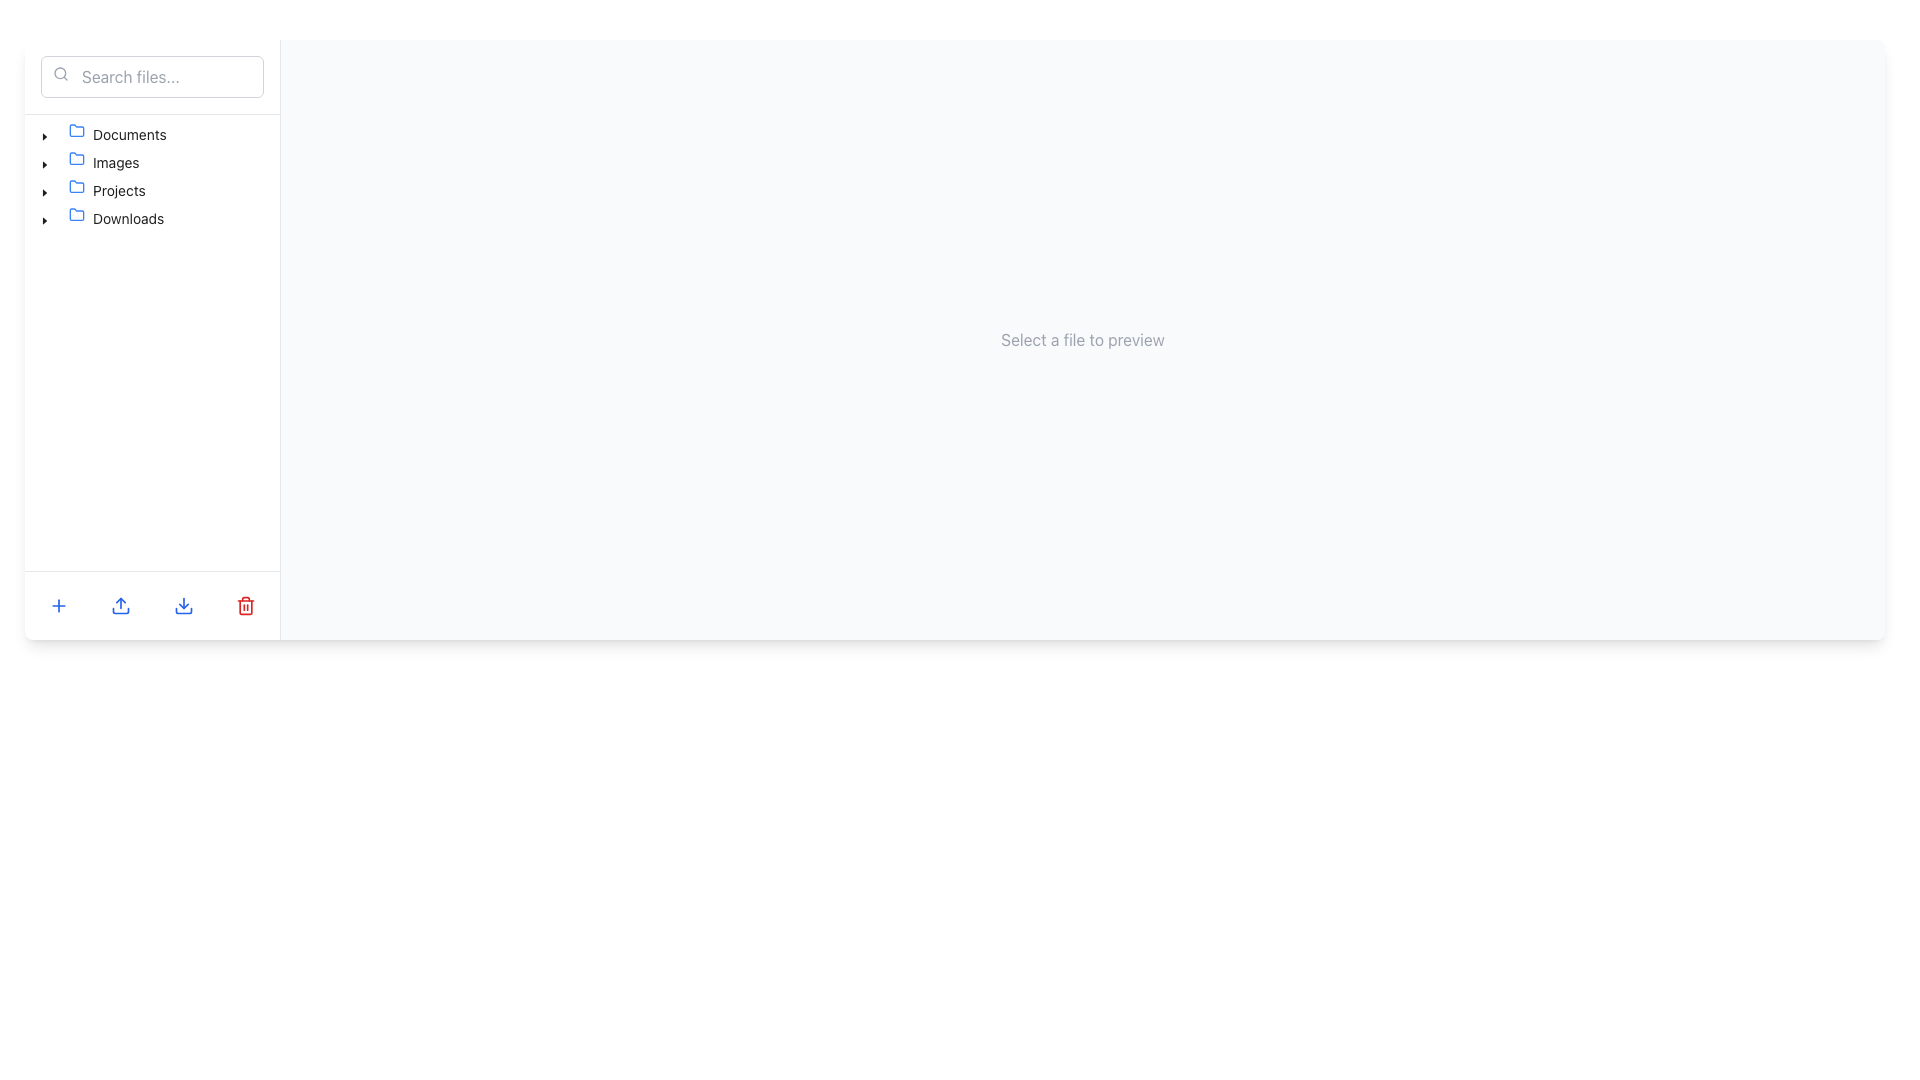 Image resolution: width=1920 pixels, height=1080 pixels. Describe the element at coordinates (44, 192) in the screenshot. I see `the caret-down styled icon located in the left-hand navigation panel` at that location.